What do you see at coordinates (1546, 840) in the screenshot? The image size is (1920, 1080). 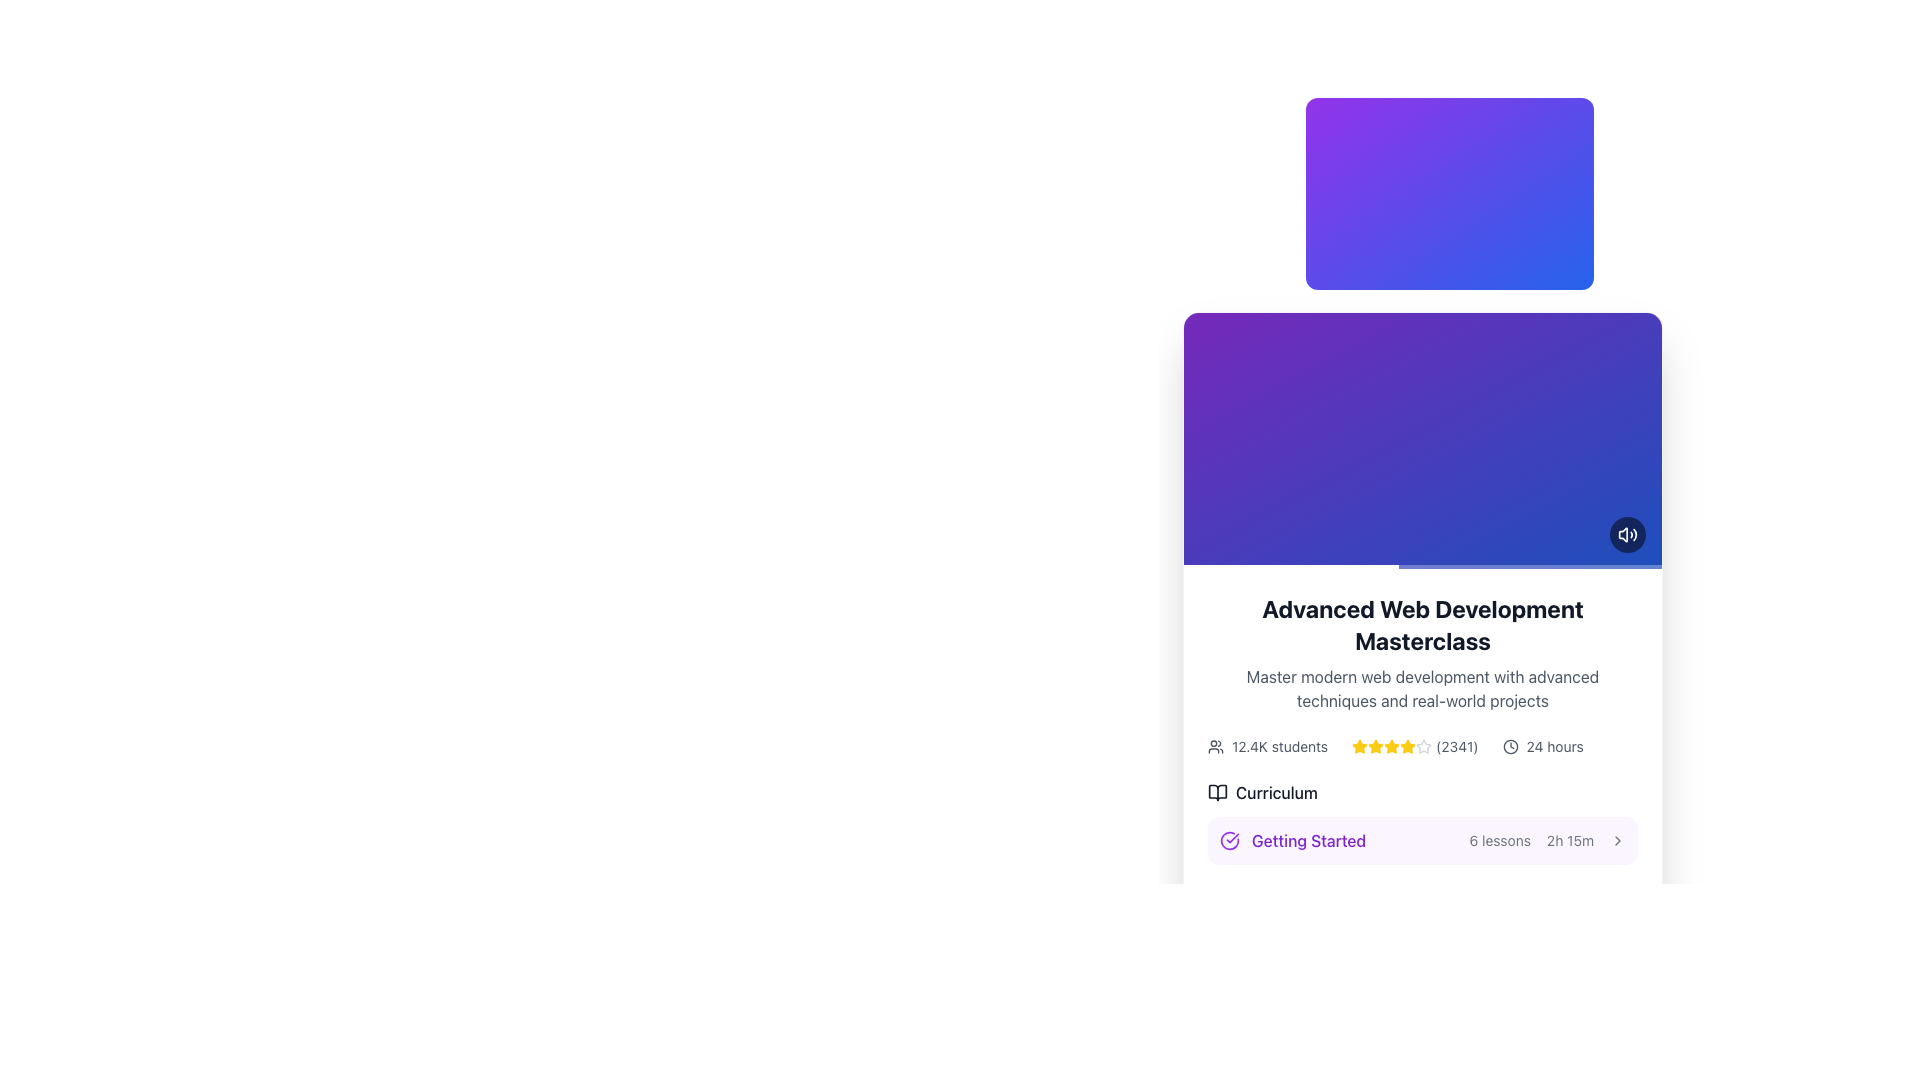 I see `the text information display showing '6 lessons 2h 15m', which is styled in light gray and located on the right side of the purple 'Getting Started' box` at bounding box center [1546, 840].